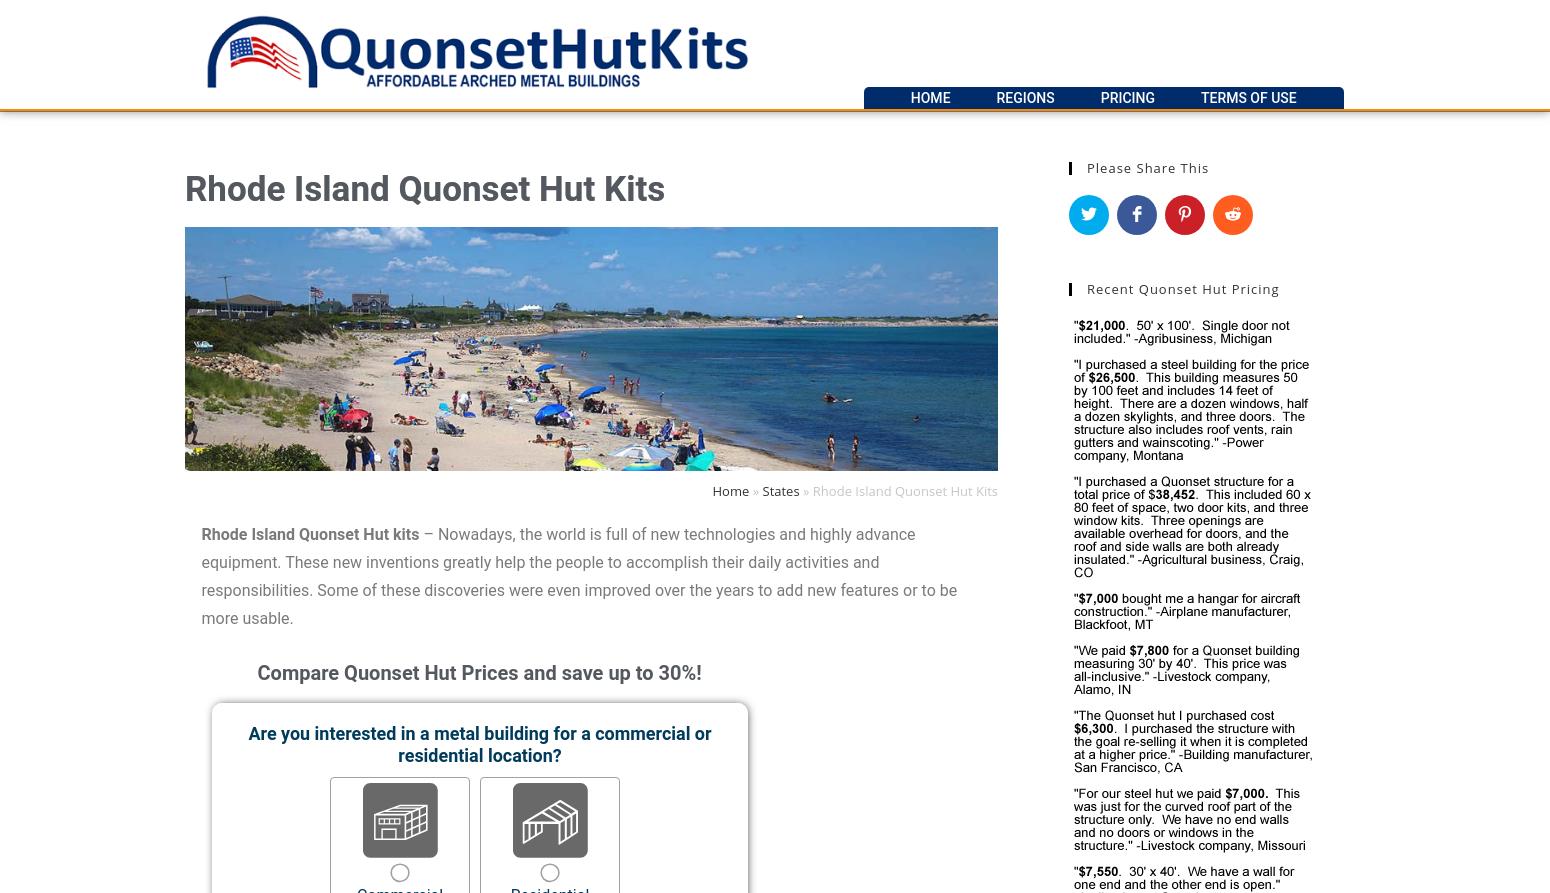 The height and width of the screenshot is (893, 1550). What do you see at coordinates (425, 188) in the screenshot?
I see `'Rhode Island Quonset Hut Kits'` at bounding box center [425, 188].